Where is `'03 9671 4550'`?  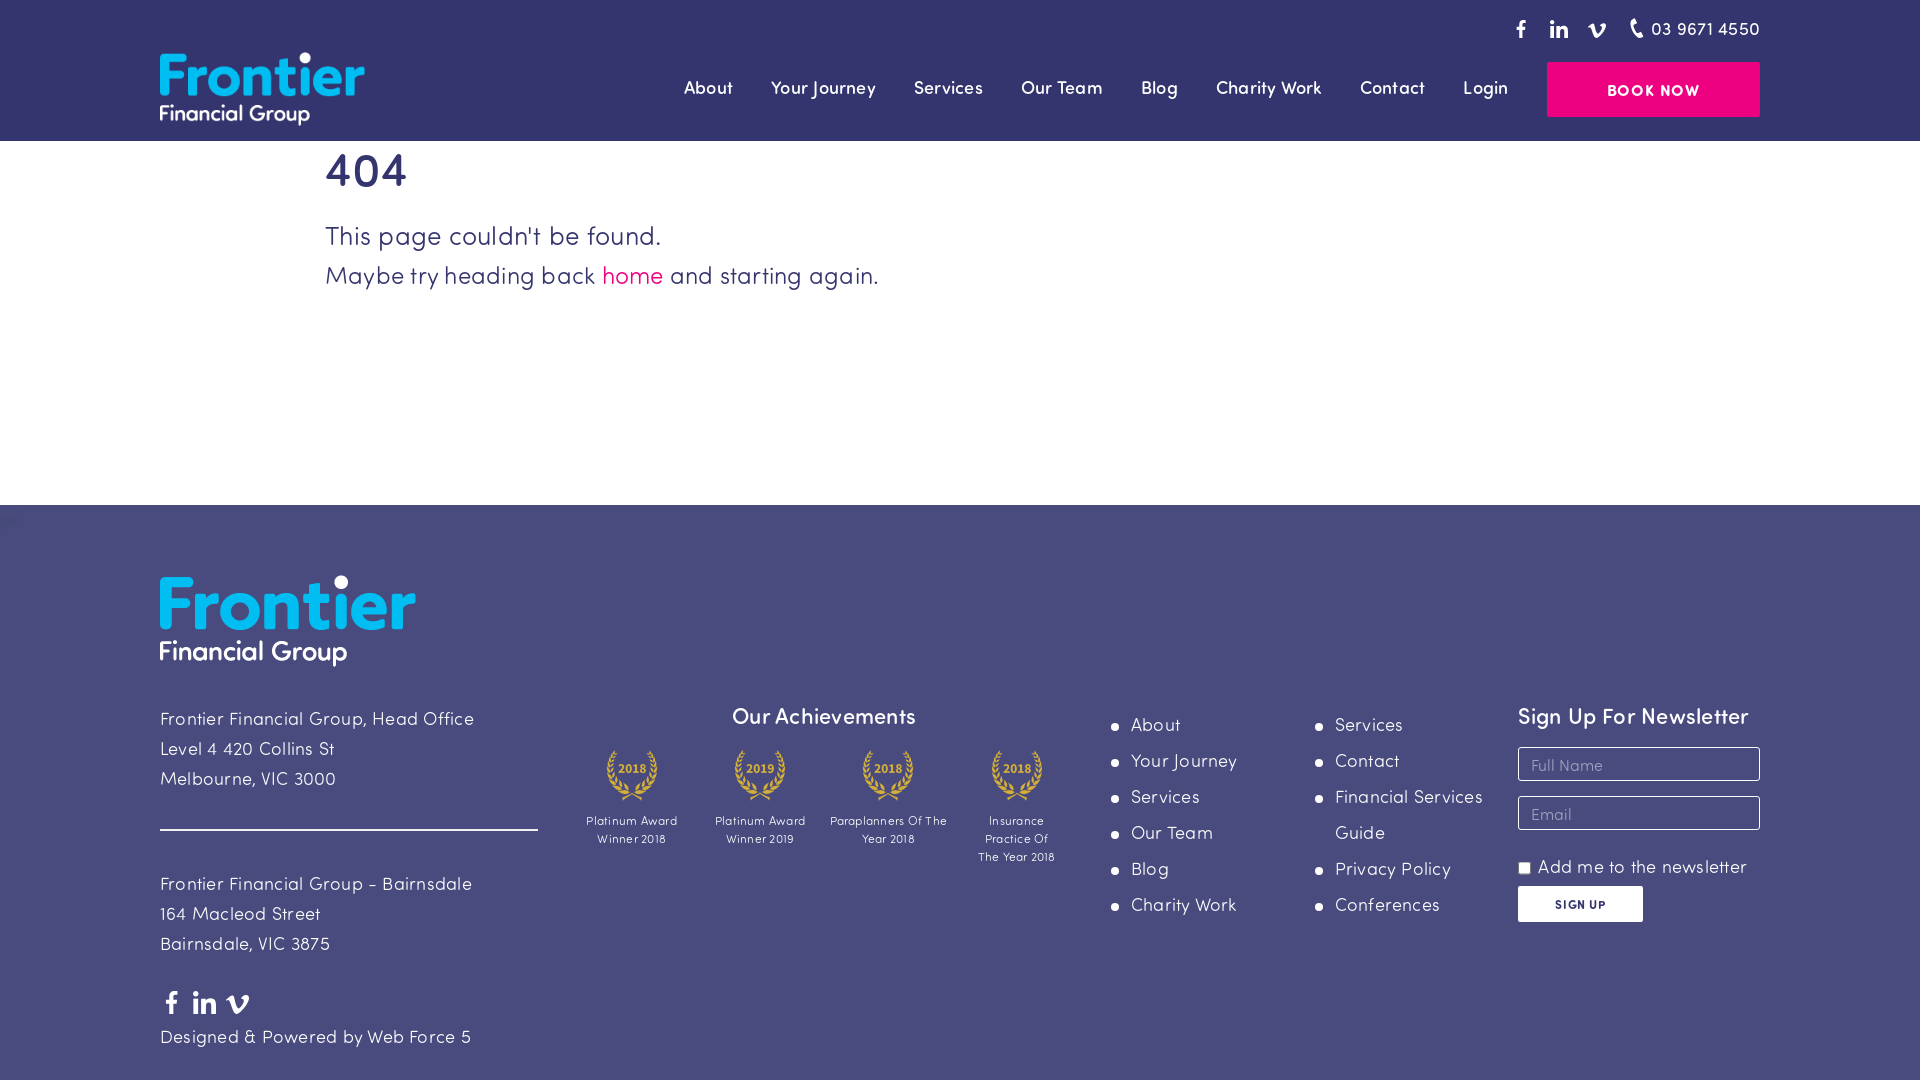 '03 9671 4550' is located at coordinates (1689, 28).